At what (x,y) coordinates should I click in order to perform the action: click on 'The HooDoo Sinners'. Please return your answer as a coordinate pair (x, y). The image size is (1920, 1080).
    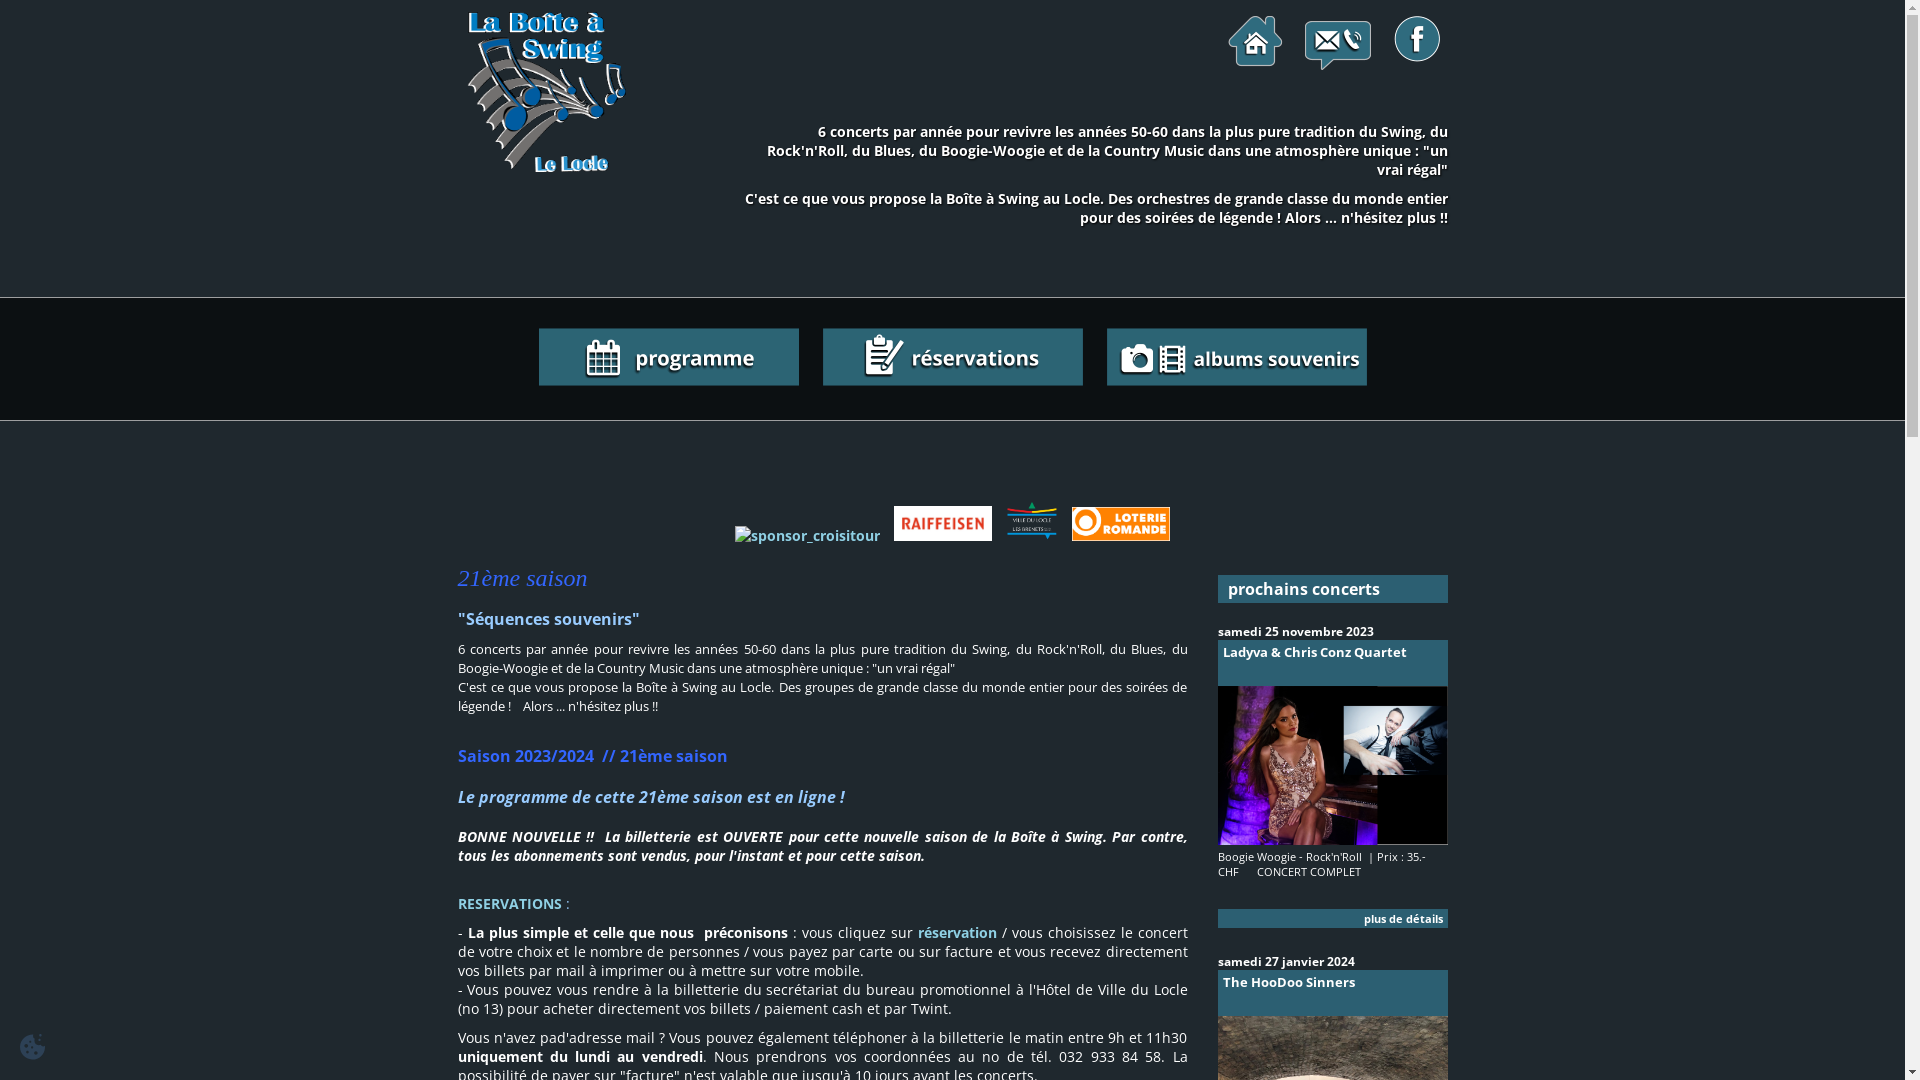
    Looking at the image, I should click on (1217, 992).